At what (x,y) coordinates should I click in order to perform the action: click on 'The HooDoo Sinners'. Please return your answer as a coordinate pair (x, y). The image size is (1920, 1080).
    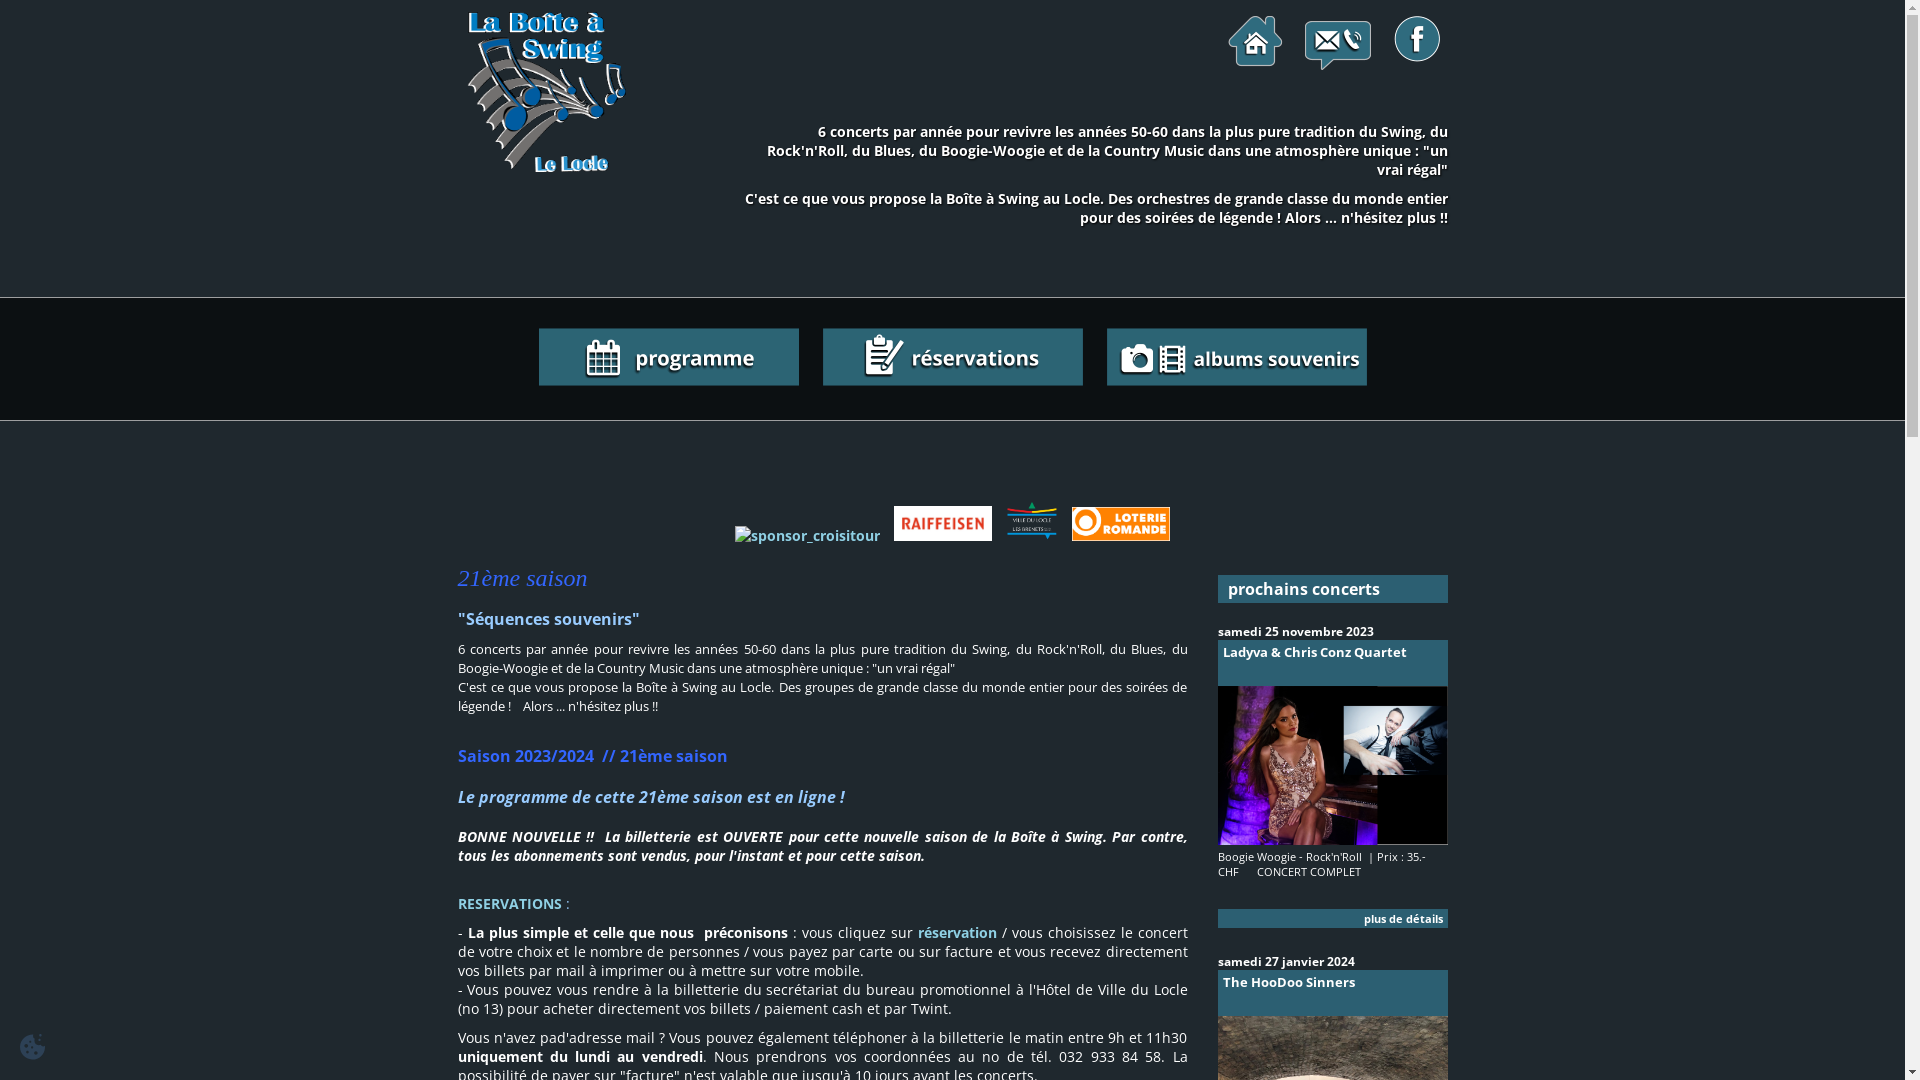
    Looking at the image, I should click on (1217, 992).